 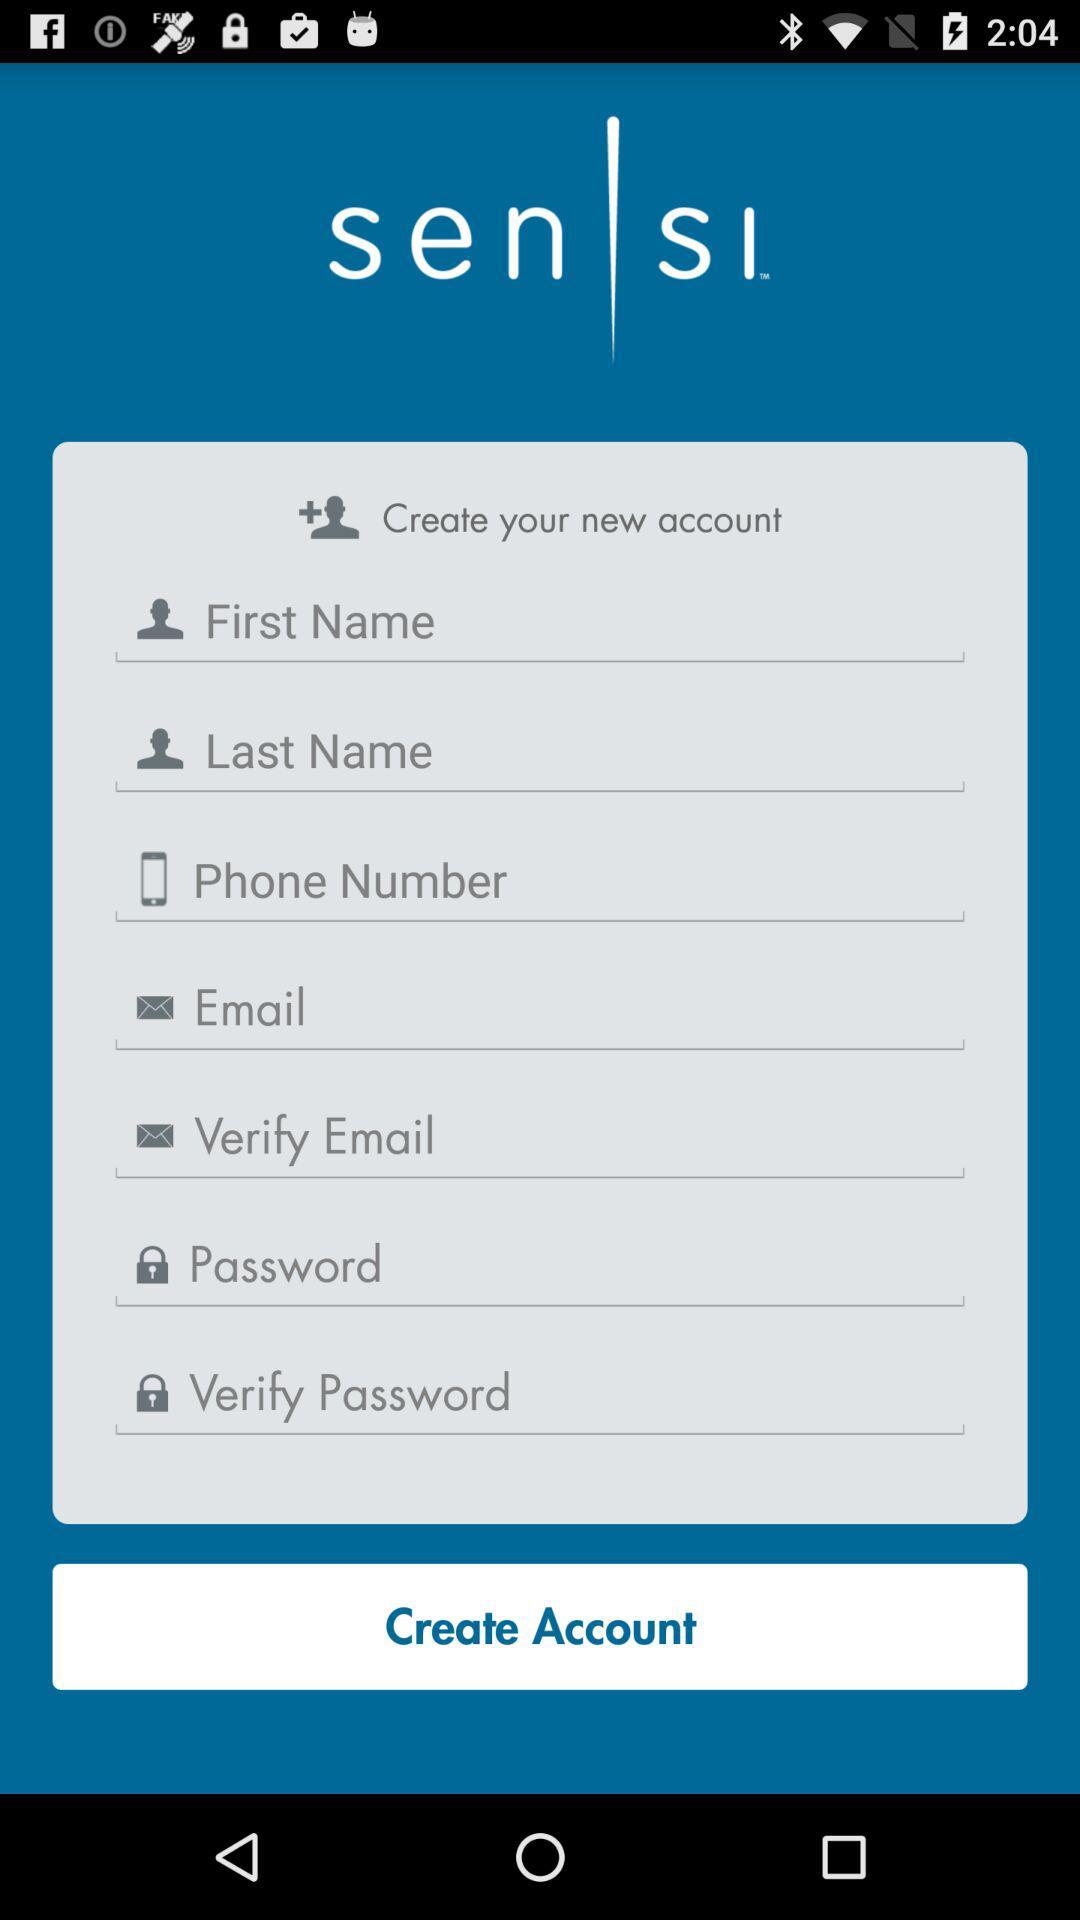 I want to click on input information, so click(x=540, y=1265).